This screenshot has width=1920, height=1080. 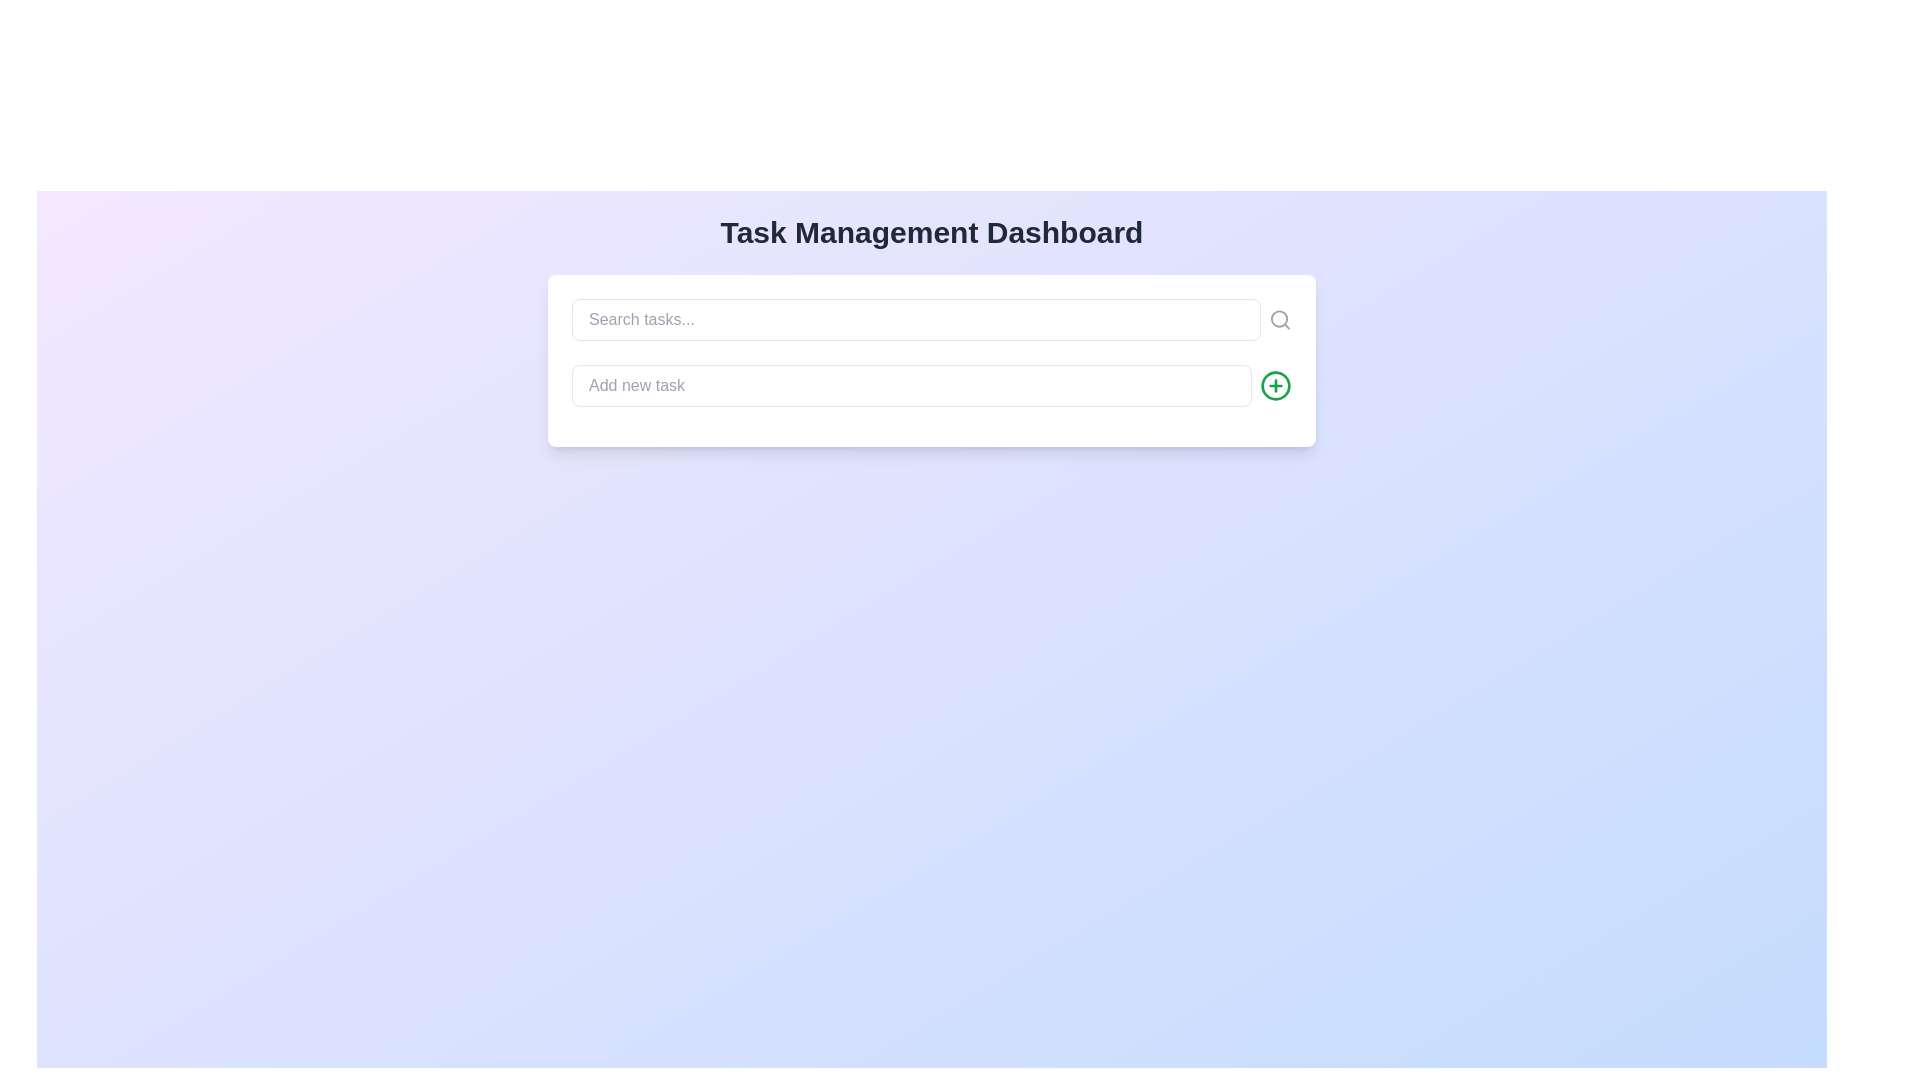 What do you see at coordinates (1275, 385) in the screenshot?
I see `the button located on the right side of the input box with the placeholder 'Add new task'` at bounding box center [1275, 385].